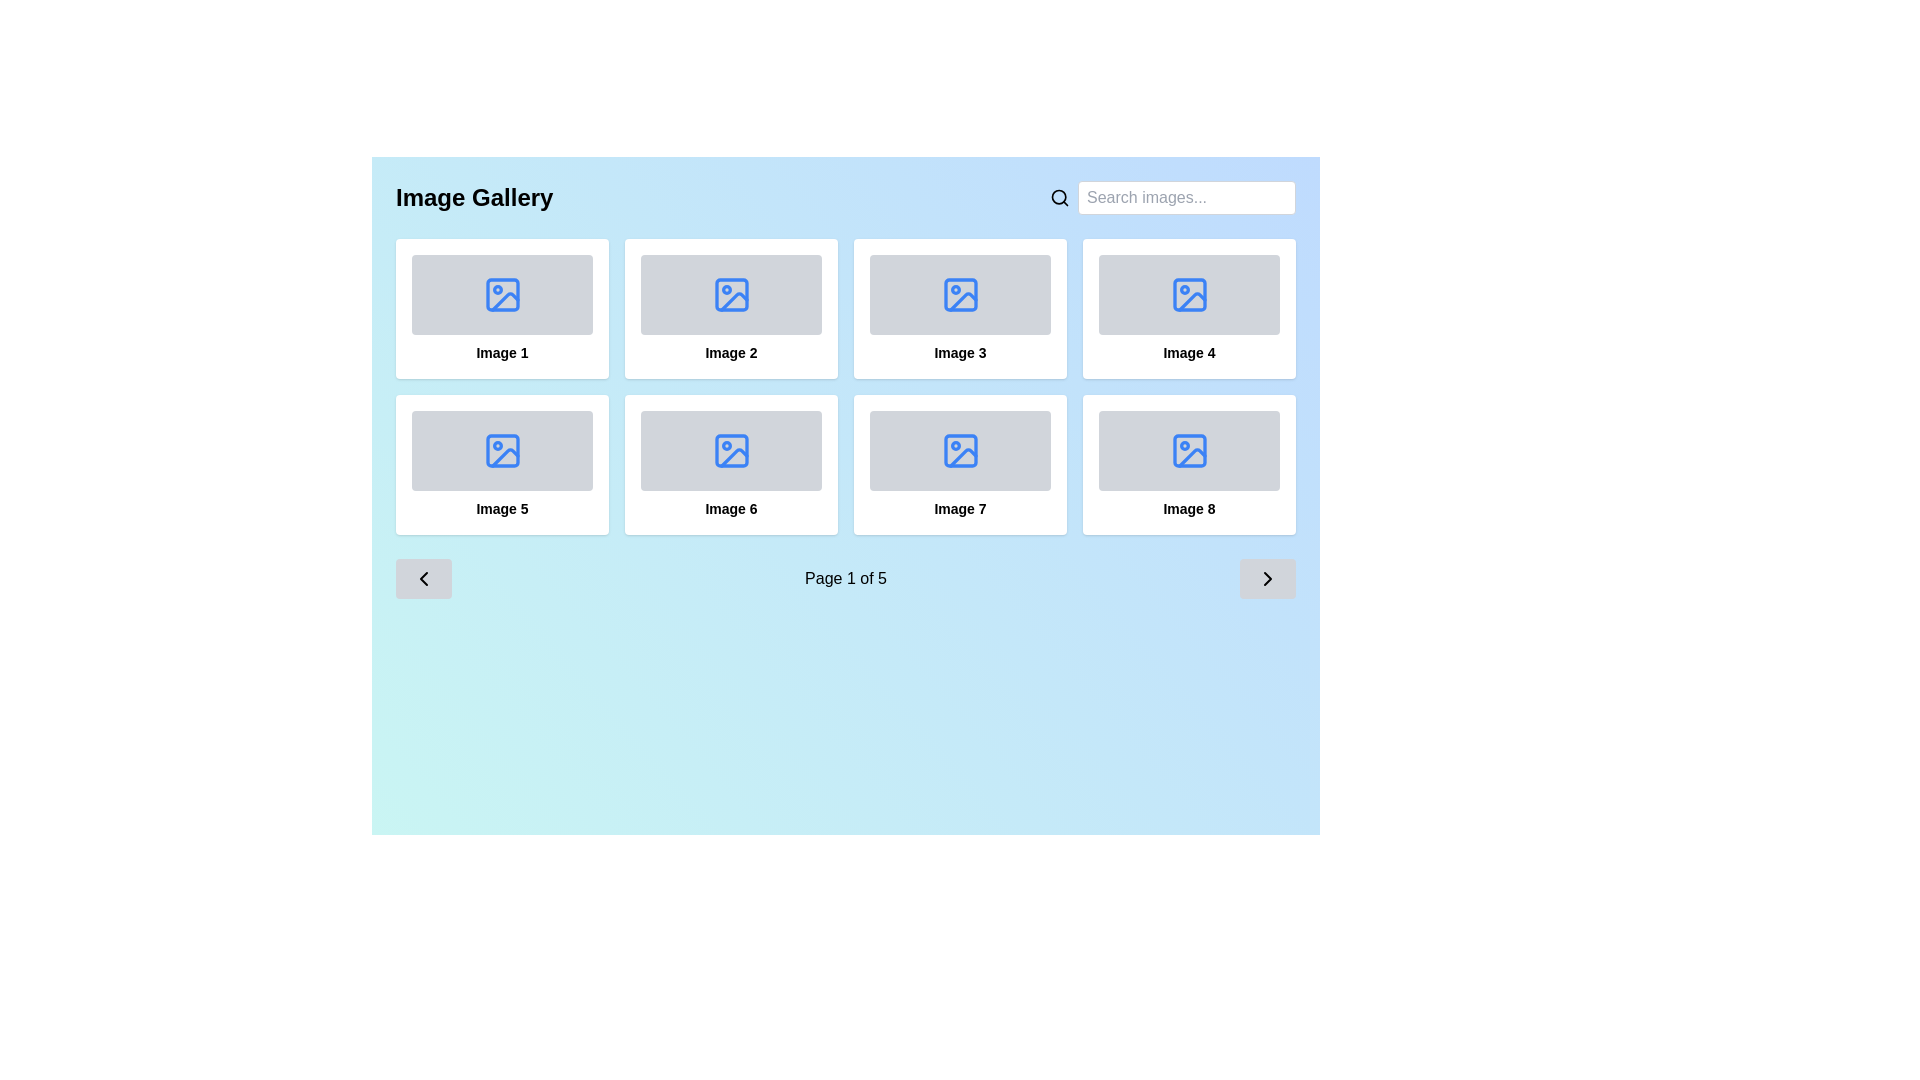 The height and width of the screenshot is (1080, 1920). What do you see at coordinates (960, 294) in the screenshot?
I see `the icon resembling an image, styled with light blue color against a gray background, located in the third column of the first row of a 4x2 grid layout` at bounding box center [960, 294].